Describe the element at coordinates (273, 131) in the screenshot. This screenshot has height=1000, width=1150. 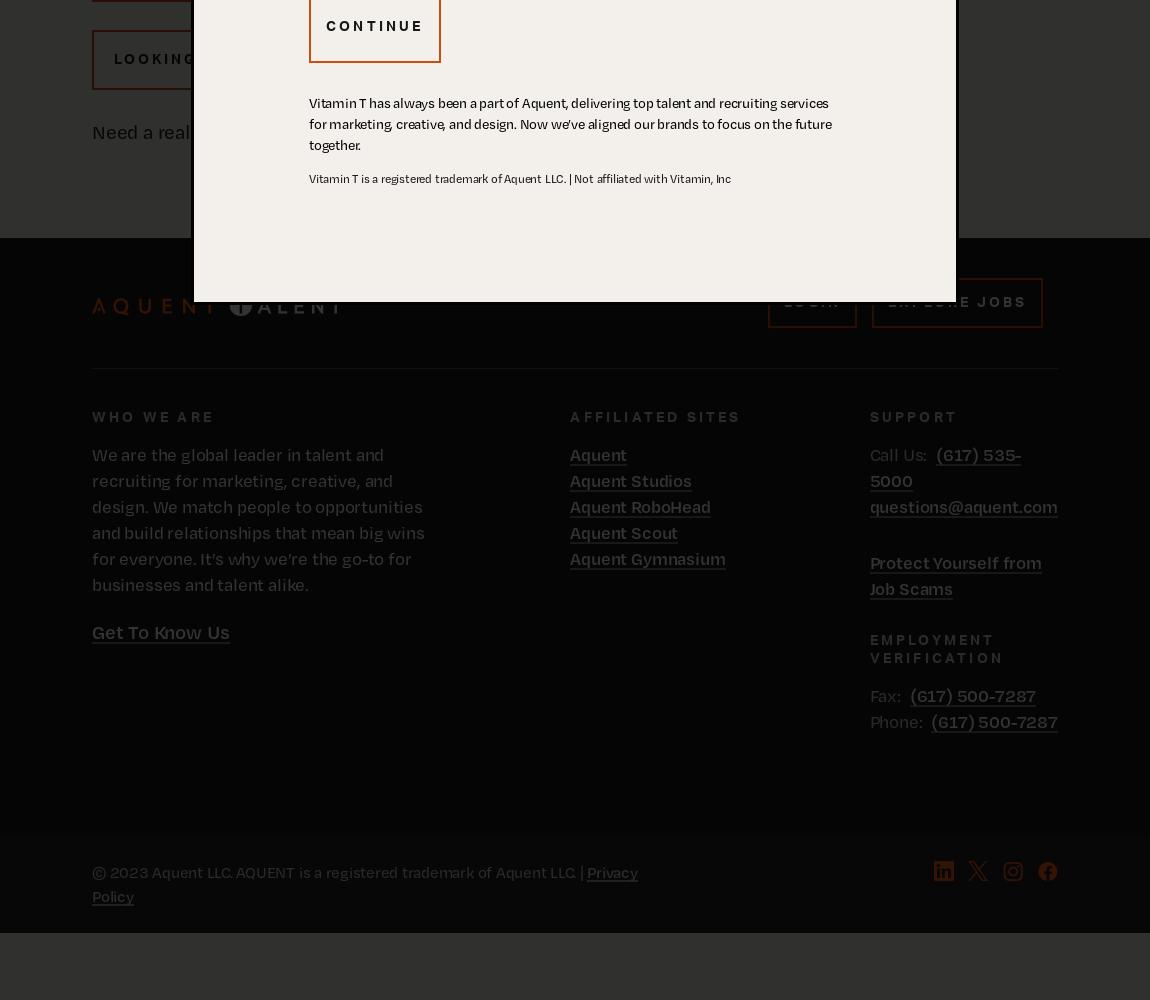
I see `'Need a real live human right now? Call us:'` at that location.